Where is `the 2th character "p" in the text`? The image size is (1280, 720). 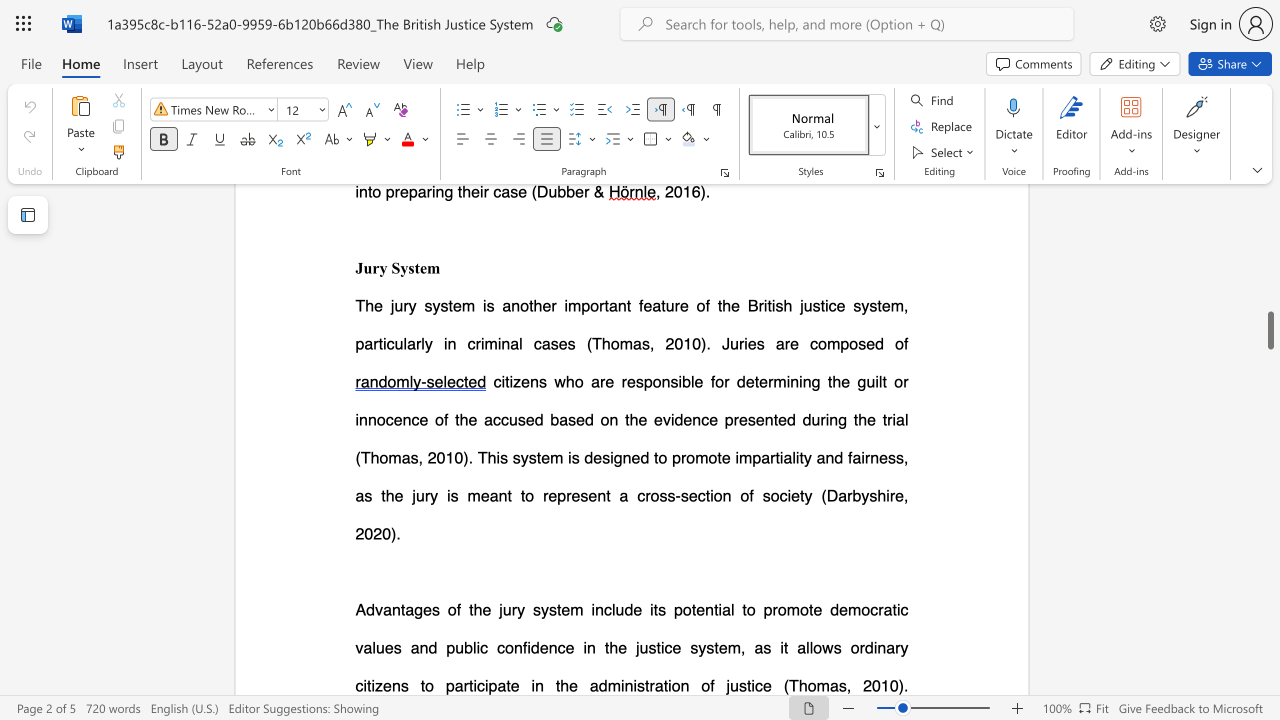 the 2th character "p" in the text is located at coordinates (493, 684).